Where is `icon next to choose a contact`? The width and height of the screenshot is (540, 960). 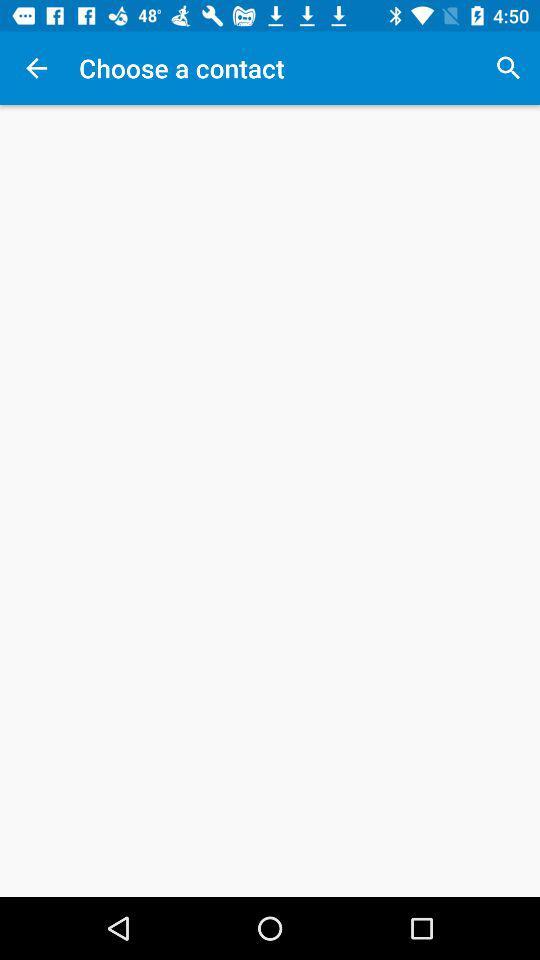 icon next to choose a contact is located at coordinates (508, 68).